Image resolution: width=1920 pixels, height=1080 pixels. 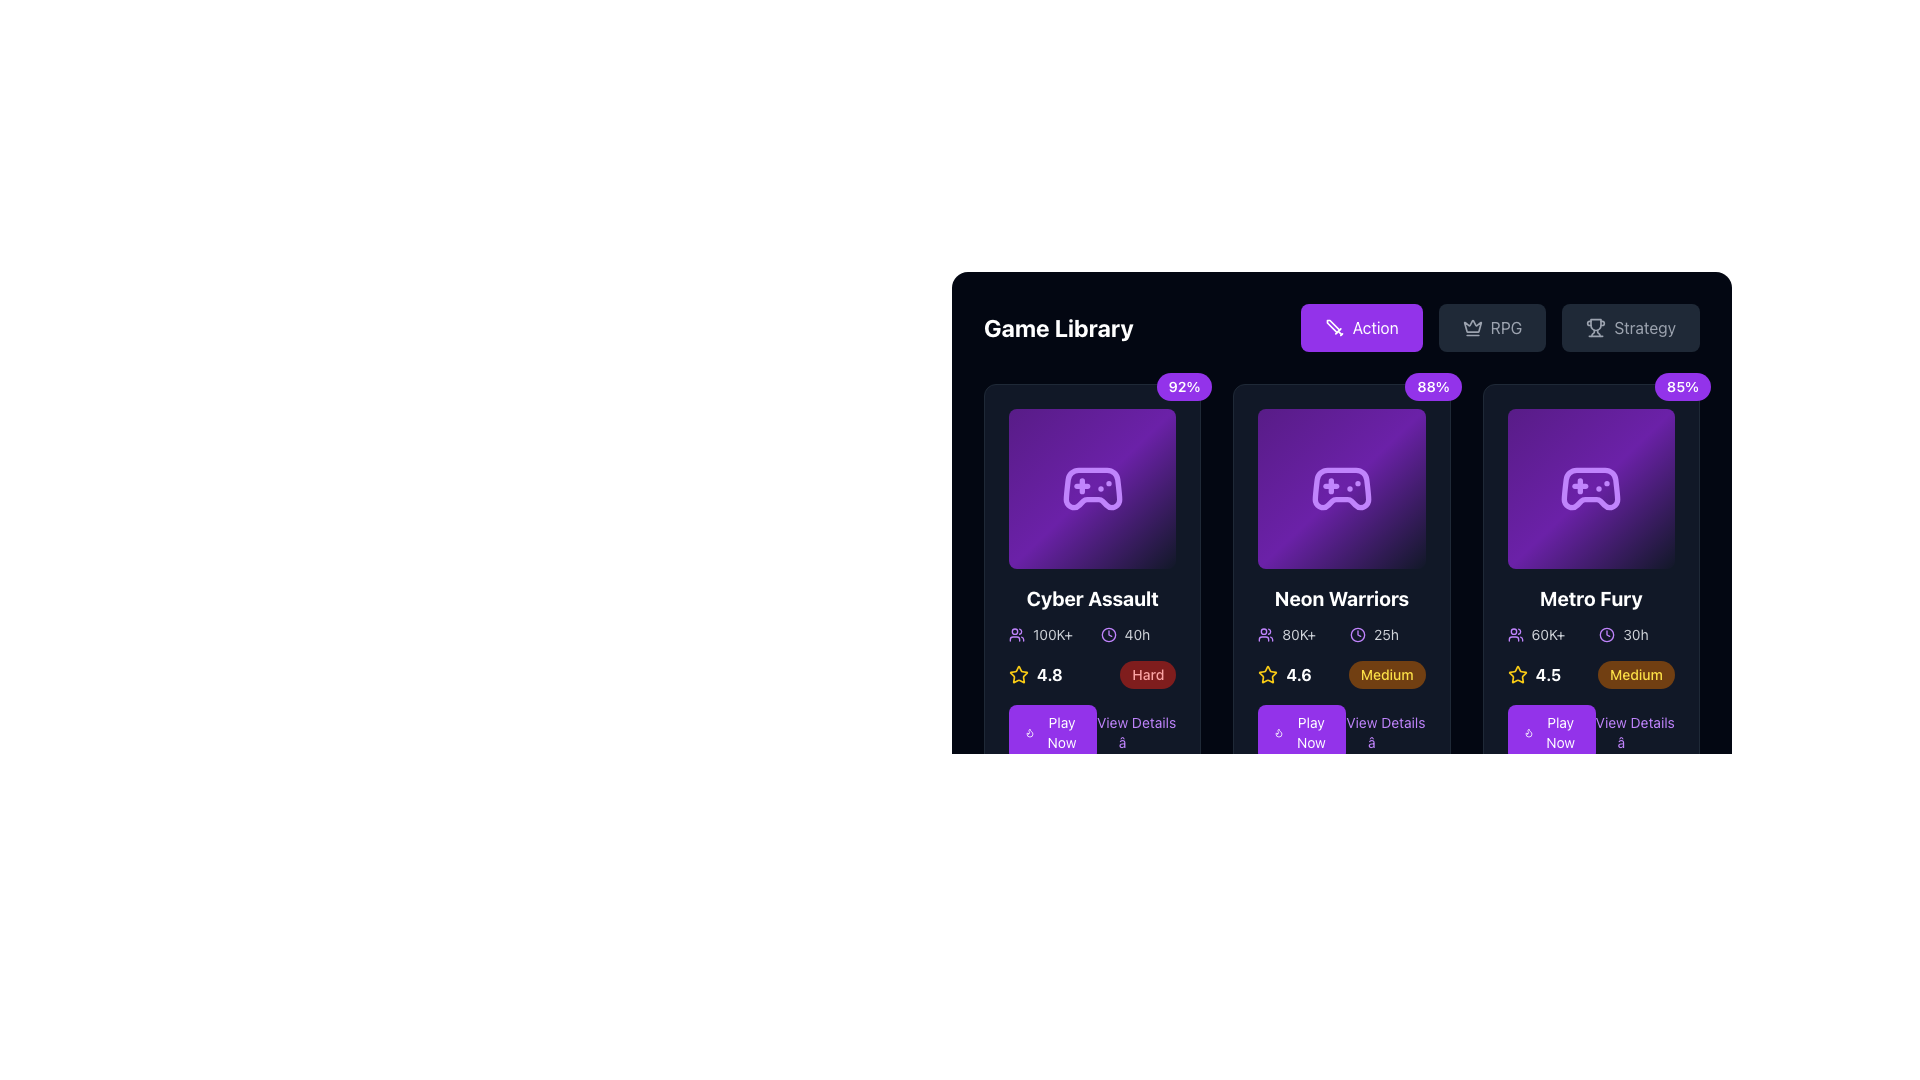 What do you see at coordinates (1637, 635) in the screenshot?
I see `the static informational label displaying the gameplay duration for 'Metro Fury'` at bounding box center [1637, 635].